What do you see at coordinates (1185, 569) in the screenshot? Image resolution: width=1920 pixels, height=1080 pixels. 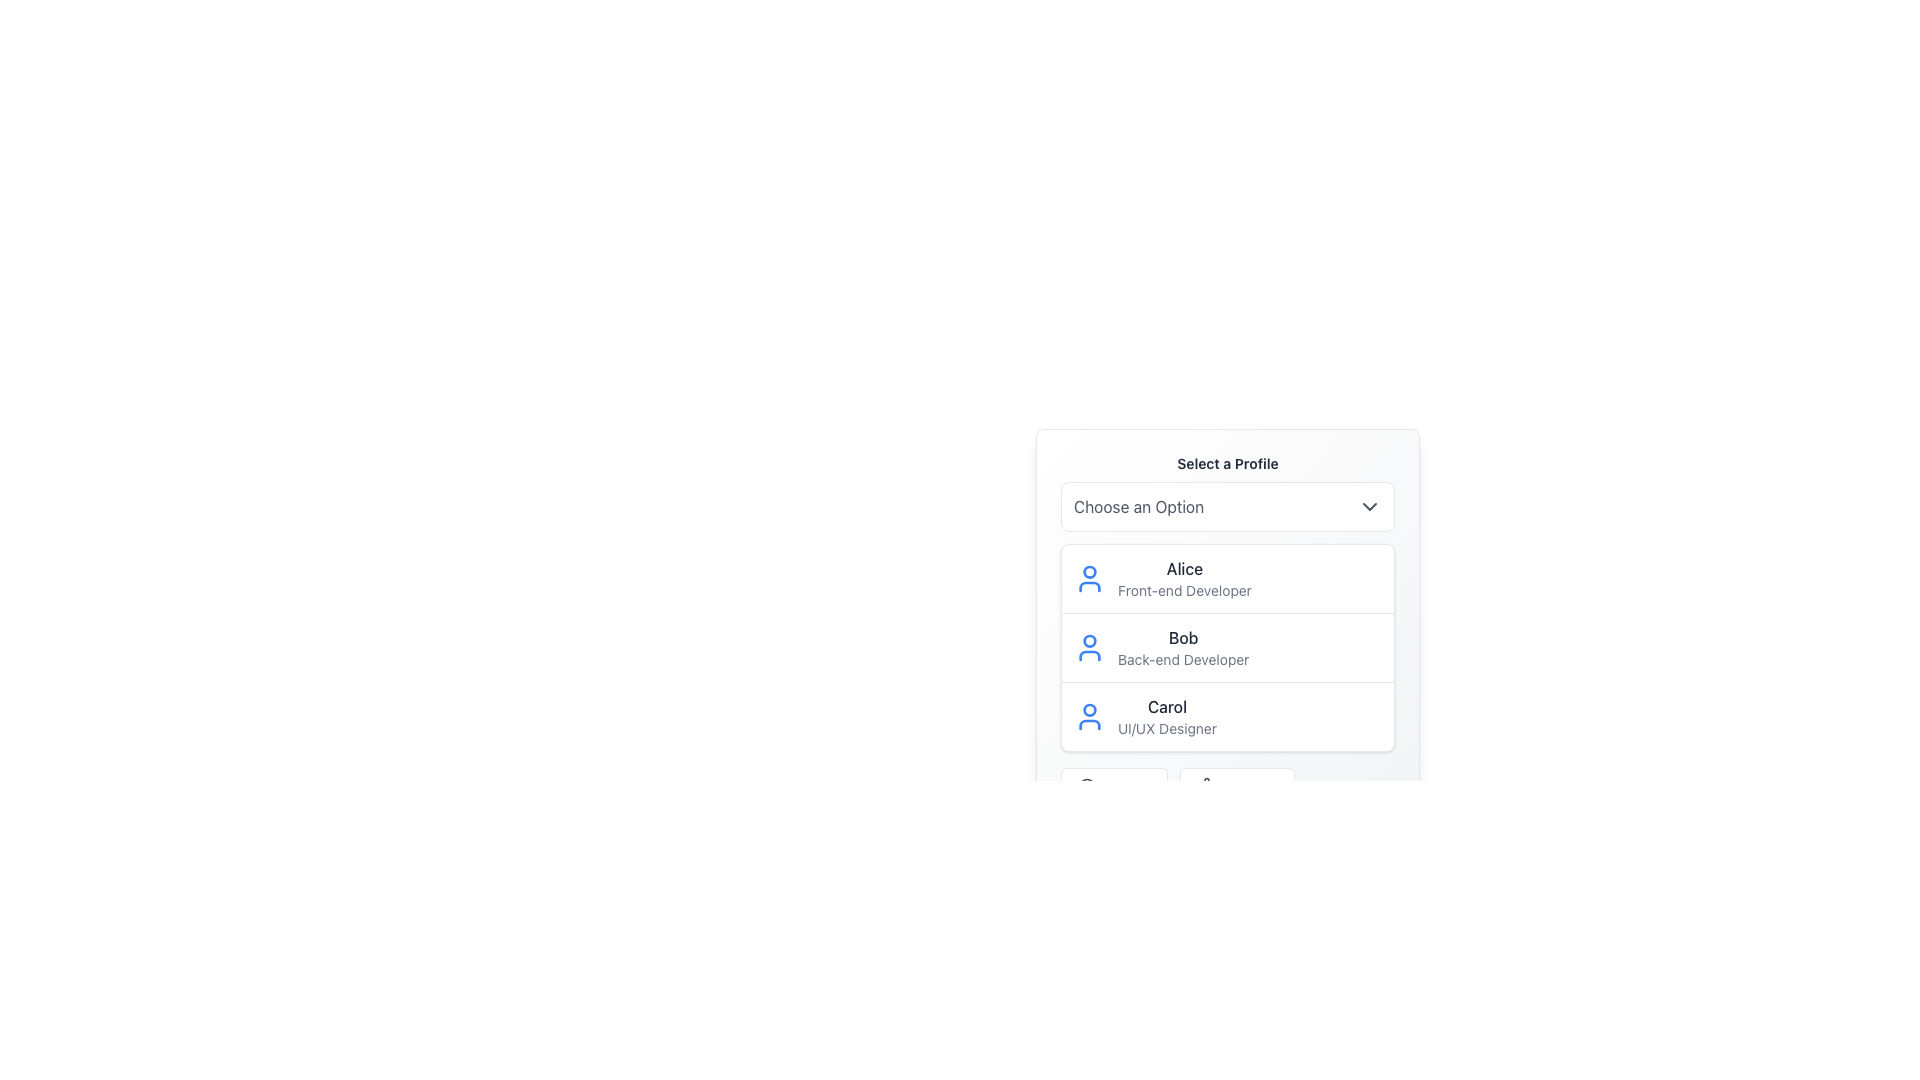 I see `the Static Text Label displaying the text 'Alice', which is positioned above 'Front-end Developer' in the 'Select a Profile' list` at bounding box center [1185, 569].